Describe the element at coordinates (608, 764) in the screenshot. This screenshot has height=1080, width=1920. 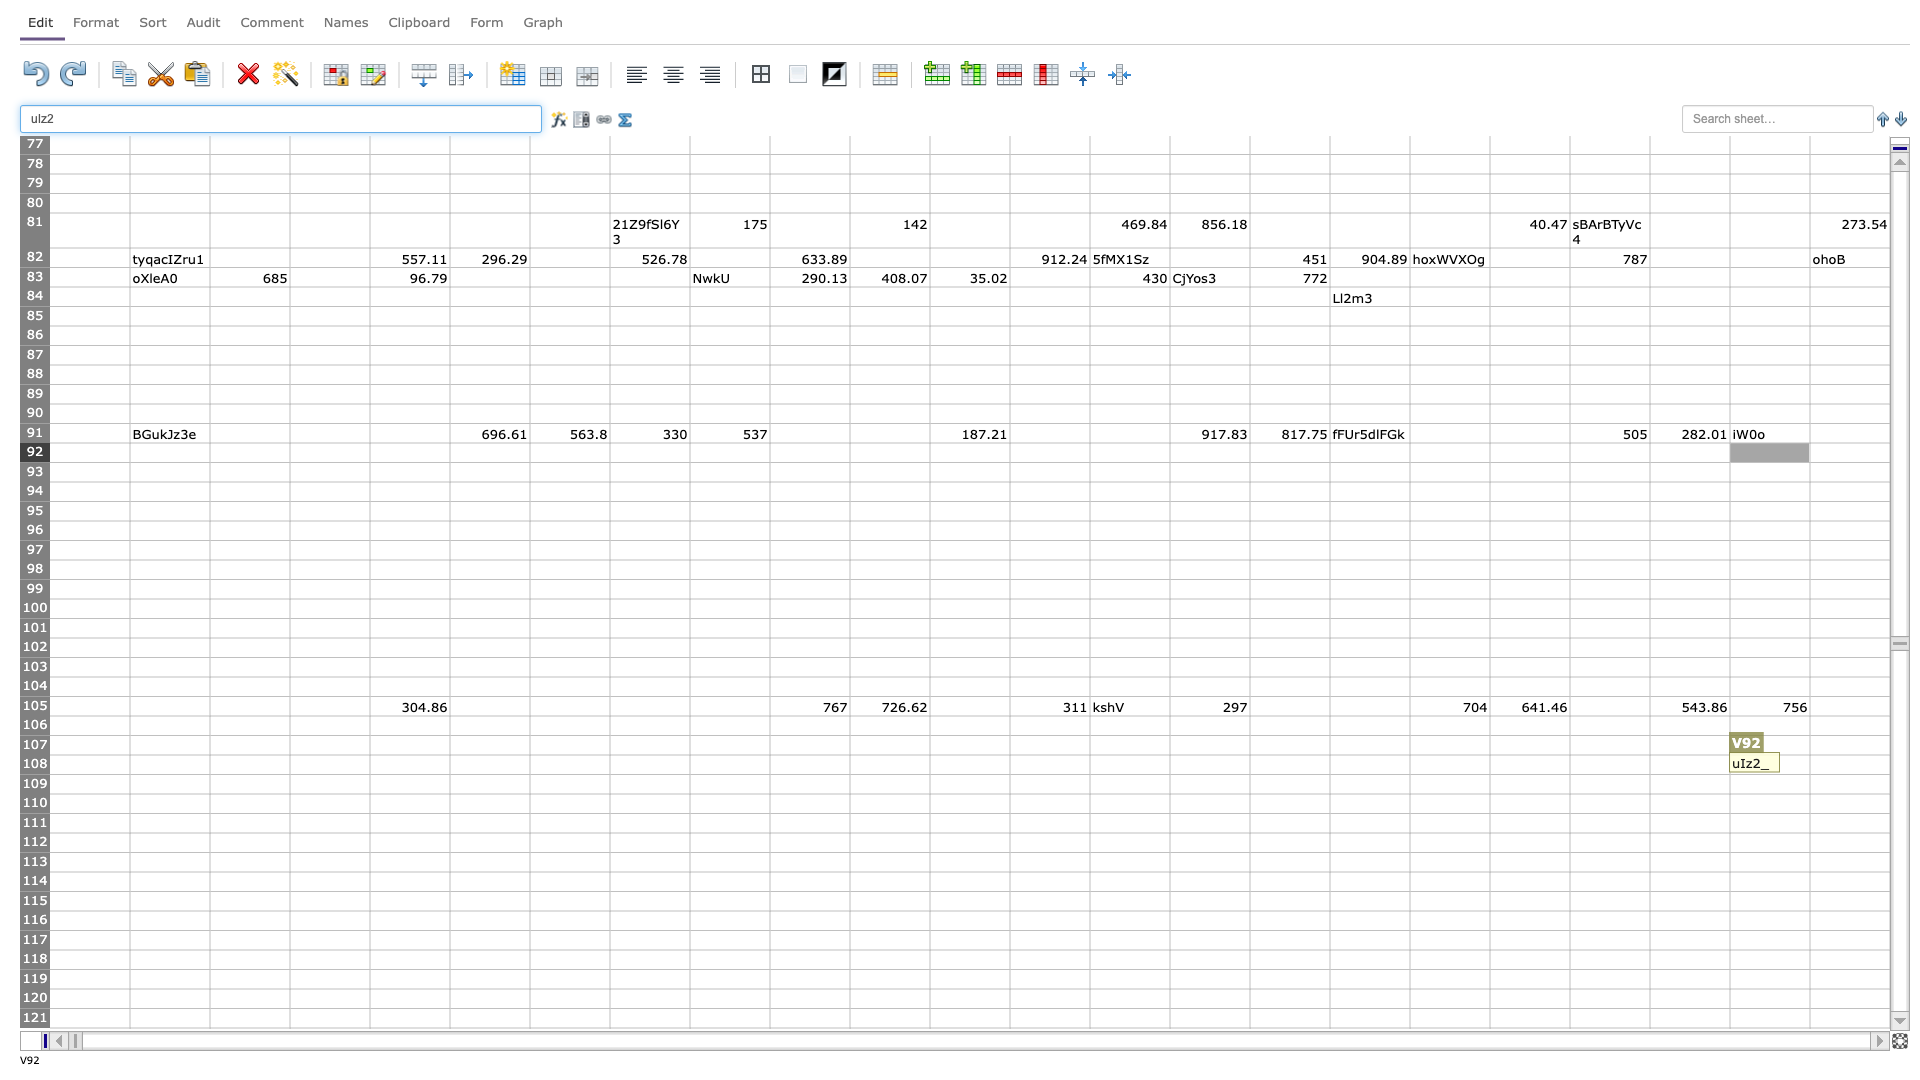
I see `right edge of G108` at that location.